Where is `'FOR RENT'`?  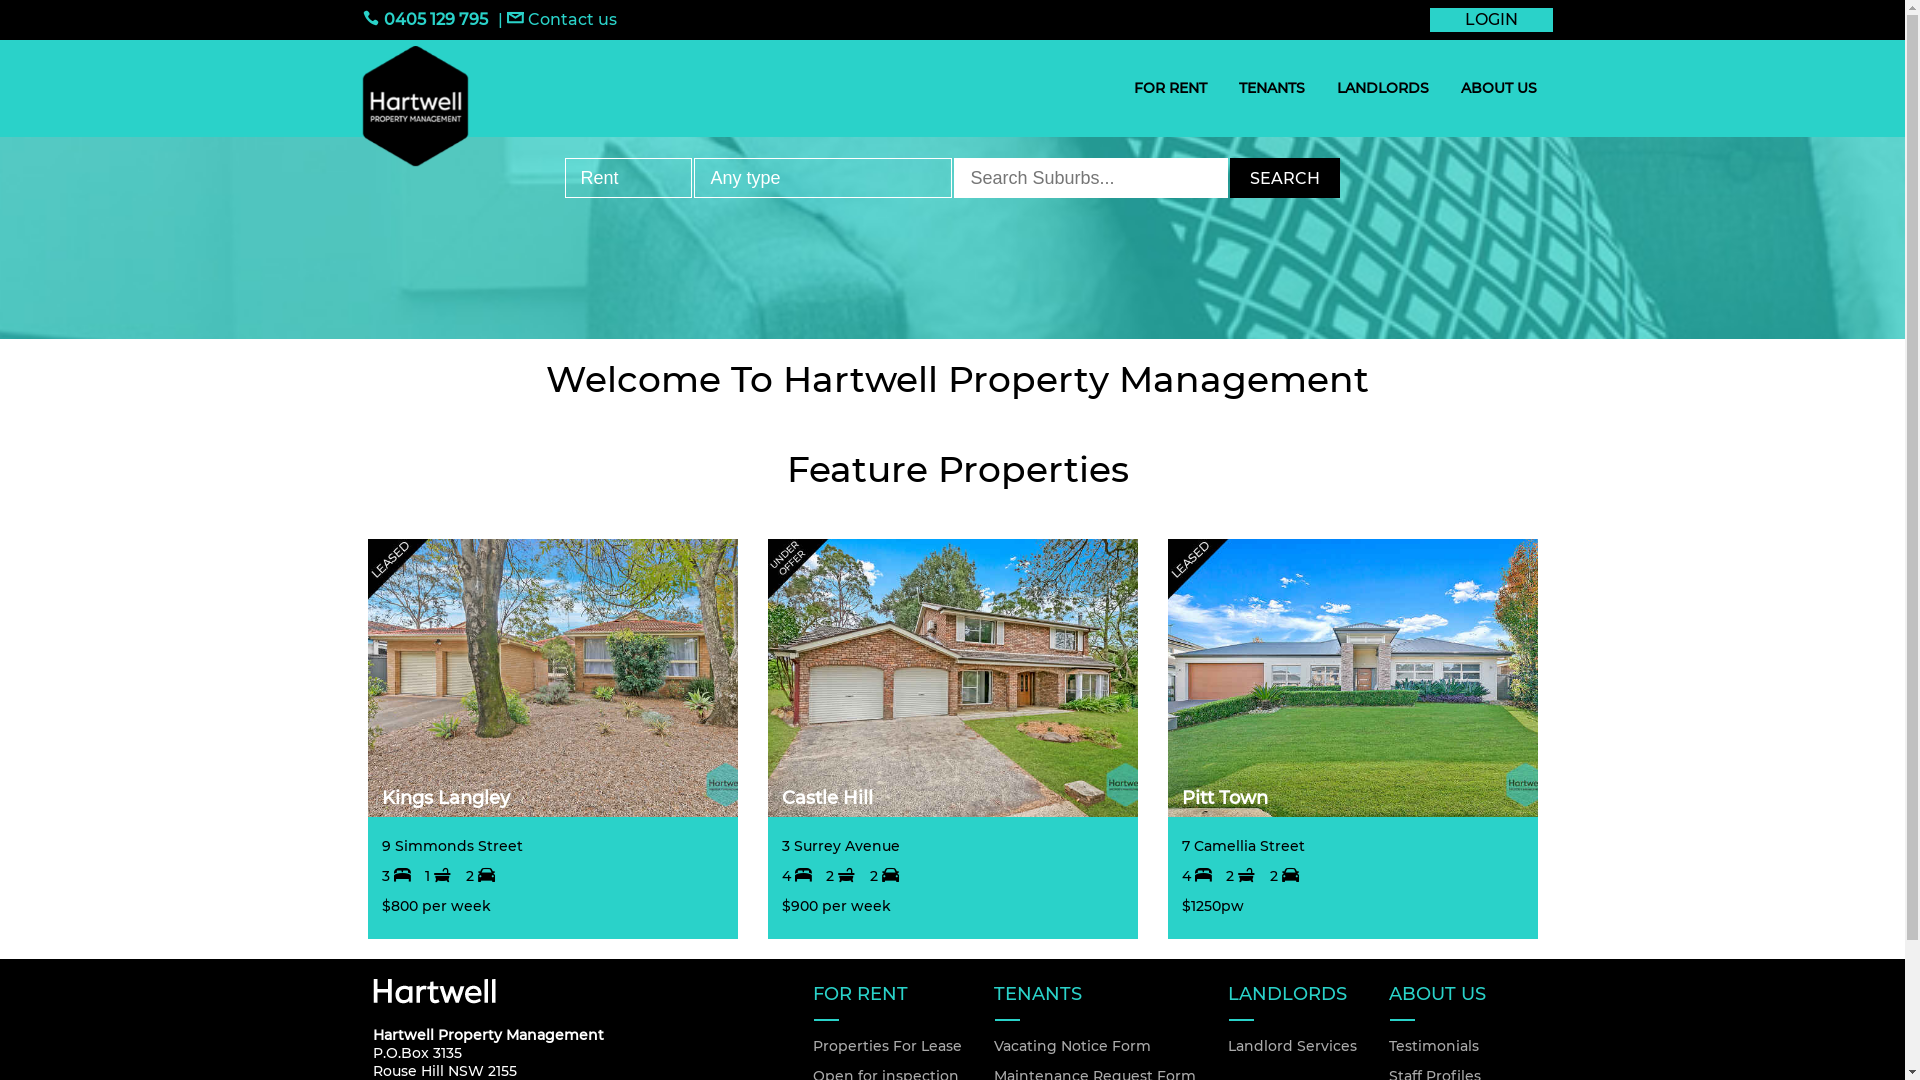 'FOR RENT' is located at coordinates (885, 999).